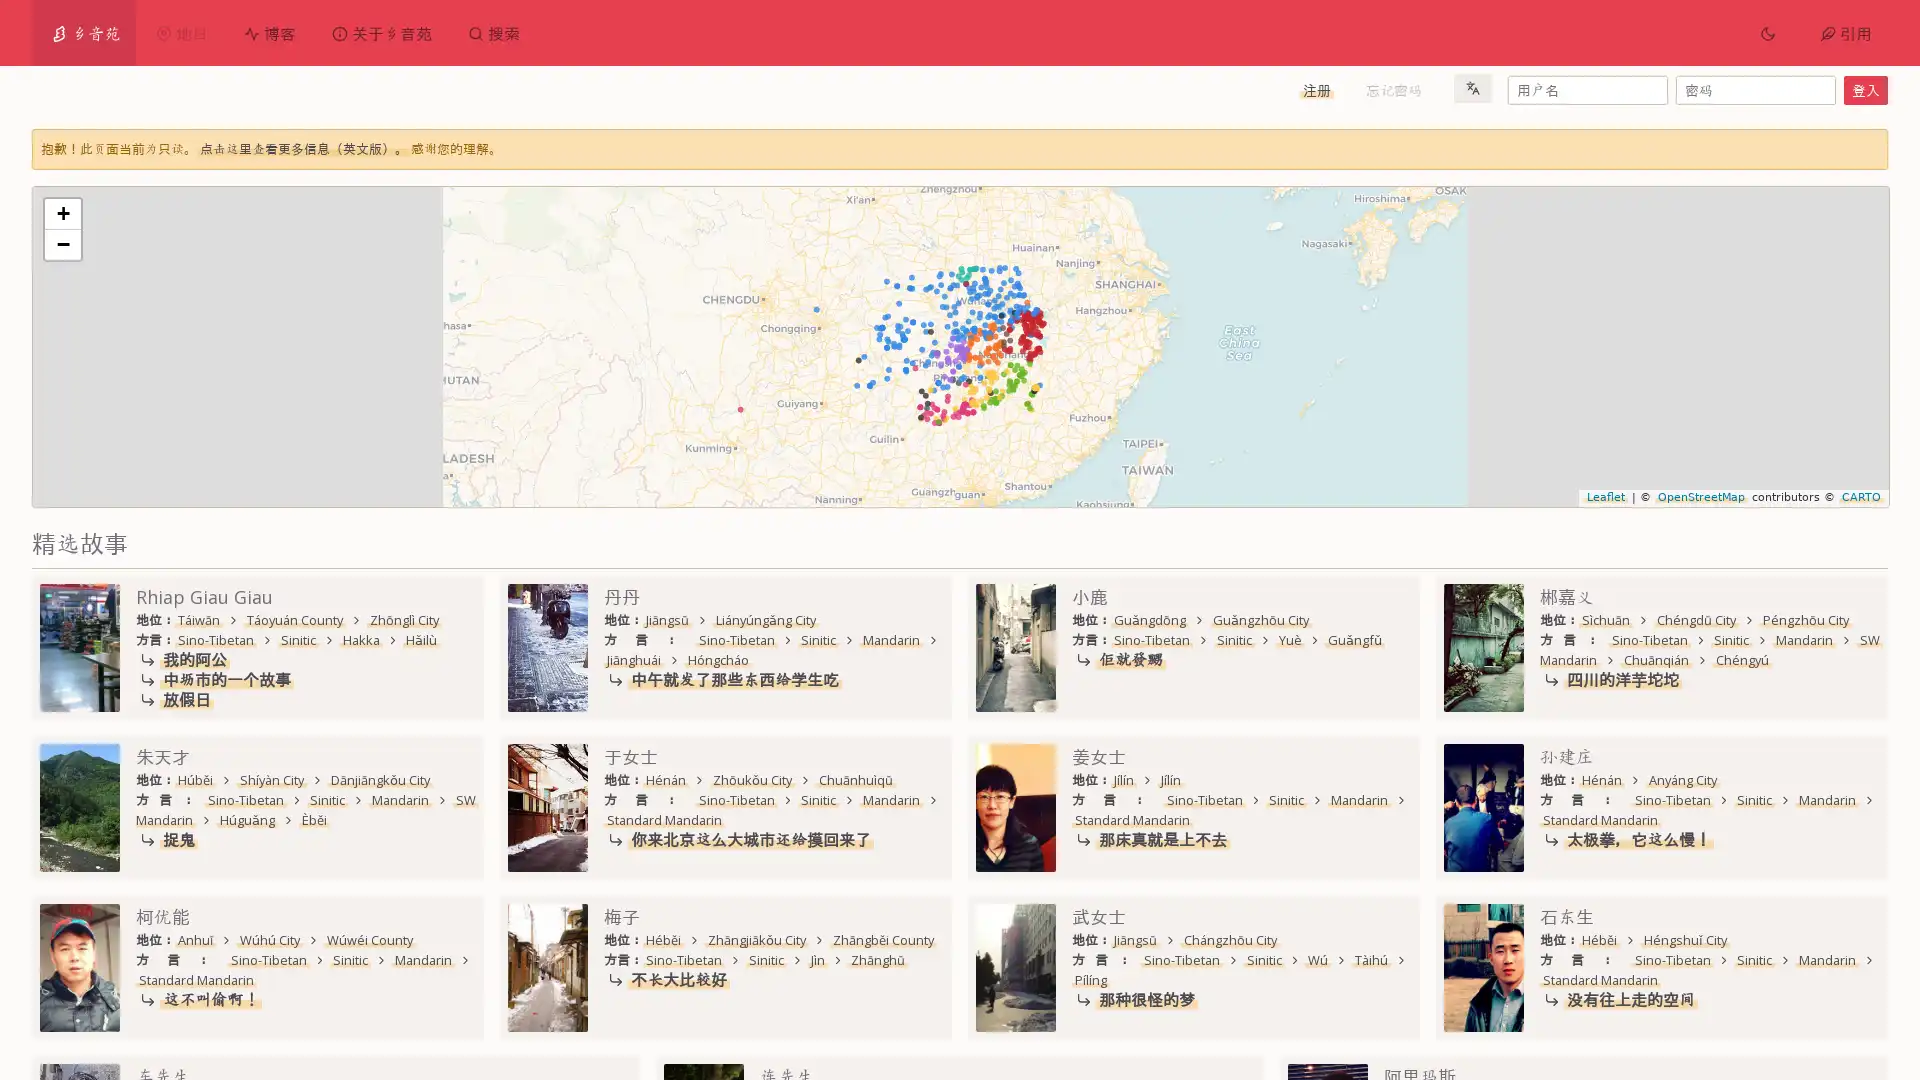 The image size is (1920, 1080). I want to click on Zoom out, so click(62, 242).